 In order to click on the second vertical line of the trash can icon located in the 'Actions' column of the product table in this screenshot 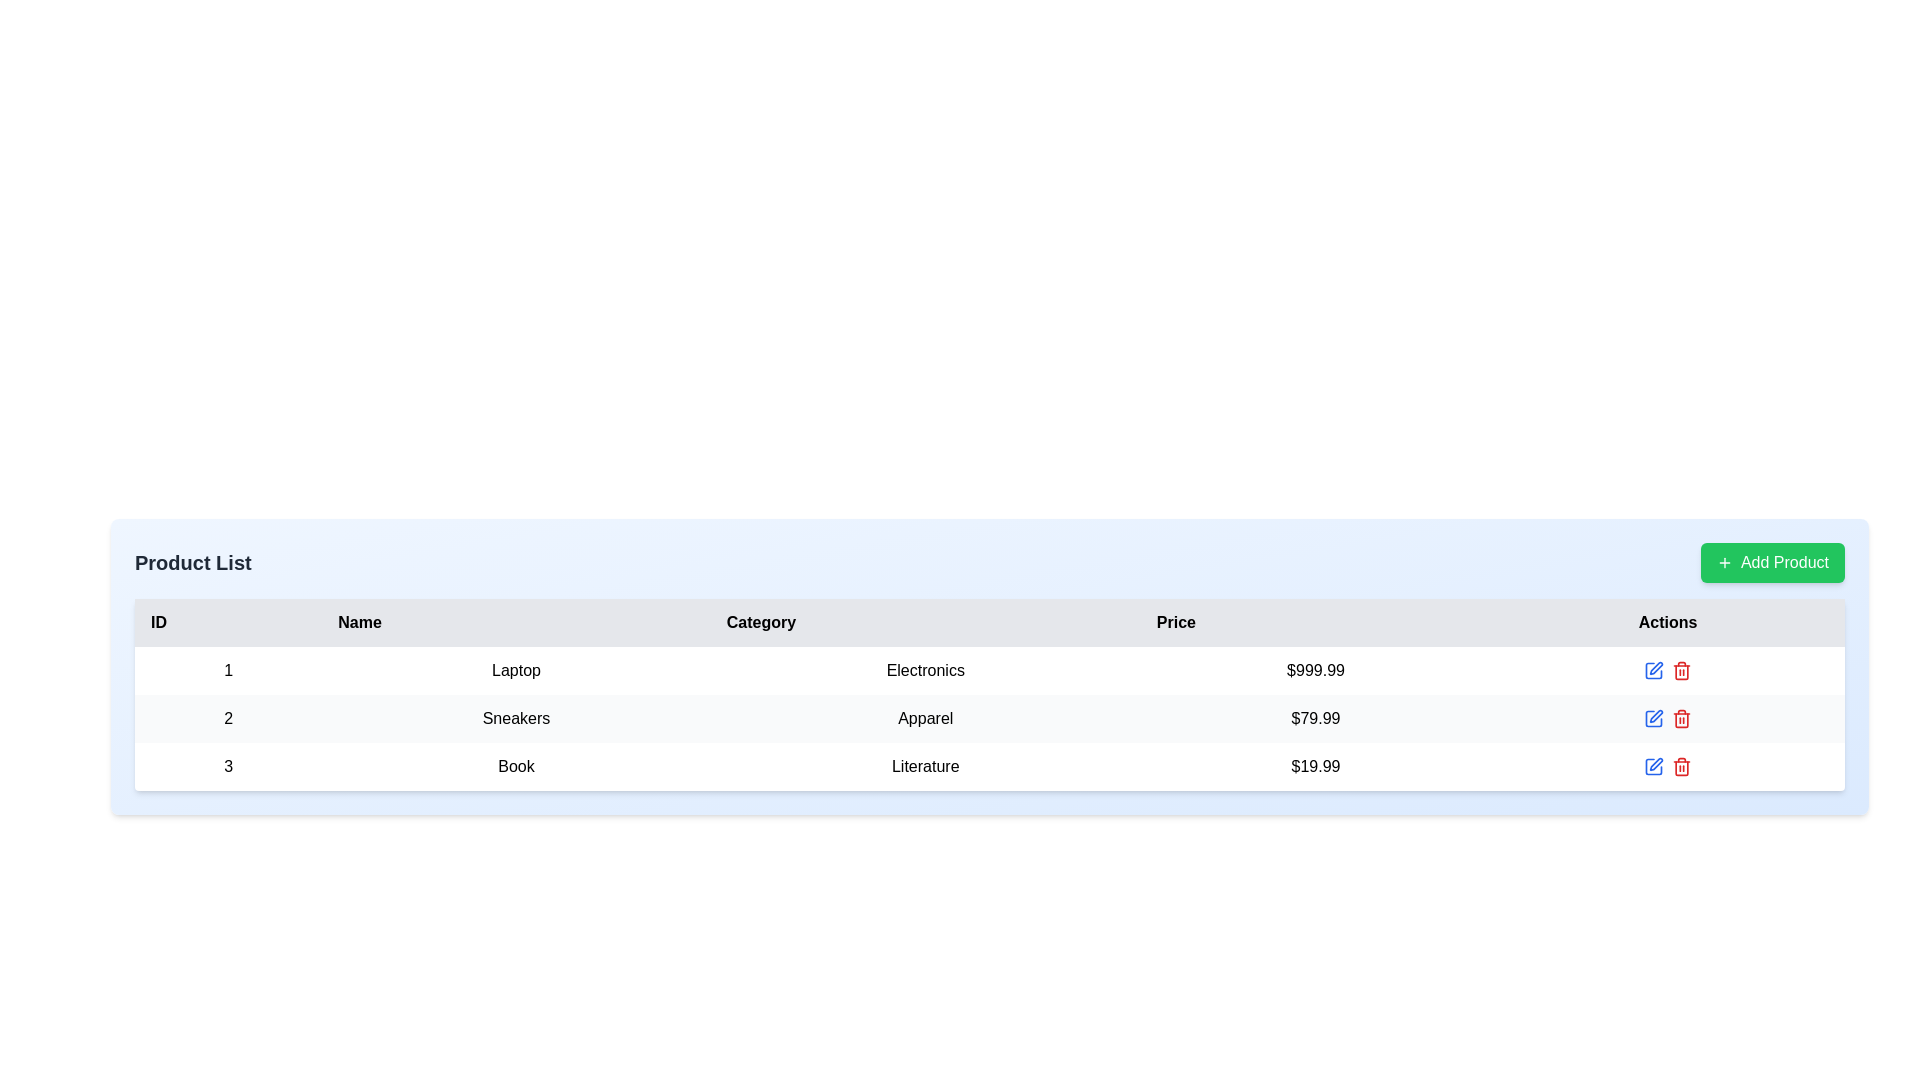, I will do `click(1681, 767)`.